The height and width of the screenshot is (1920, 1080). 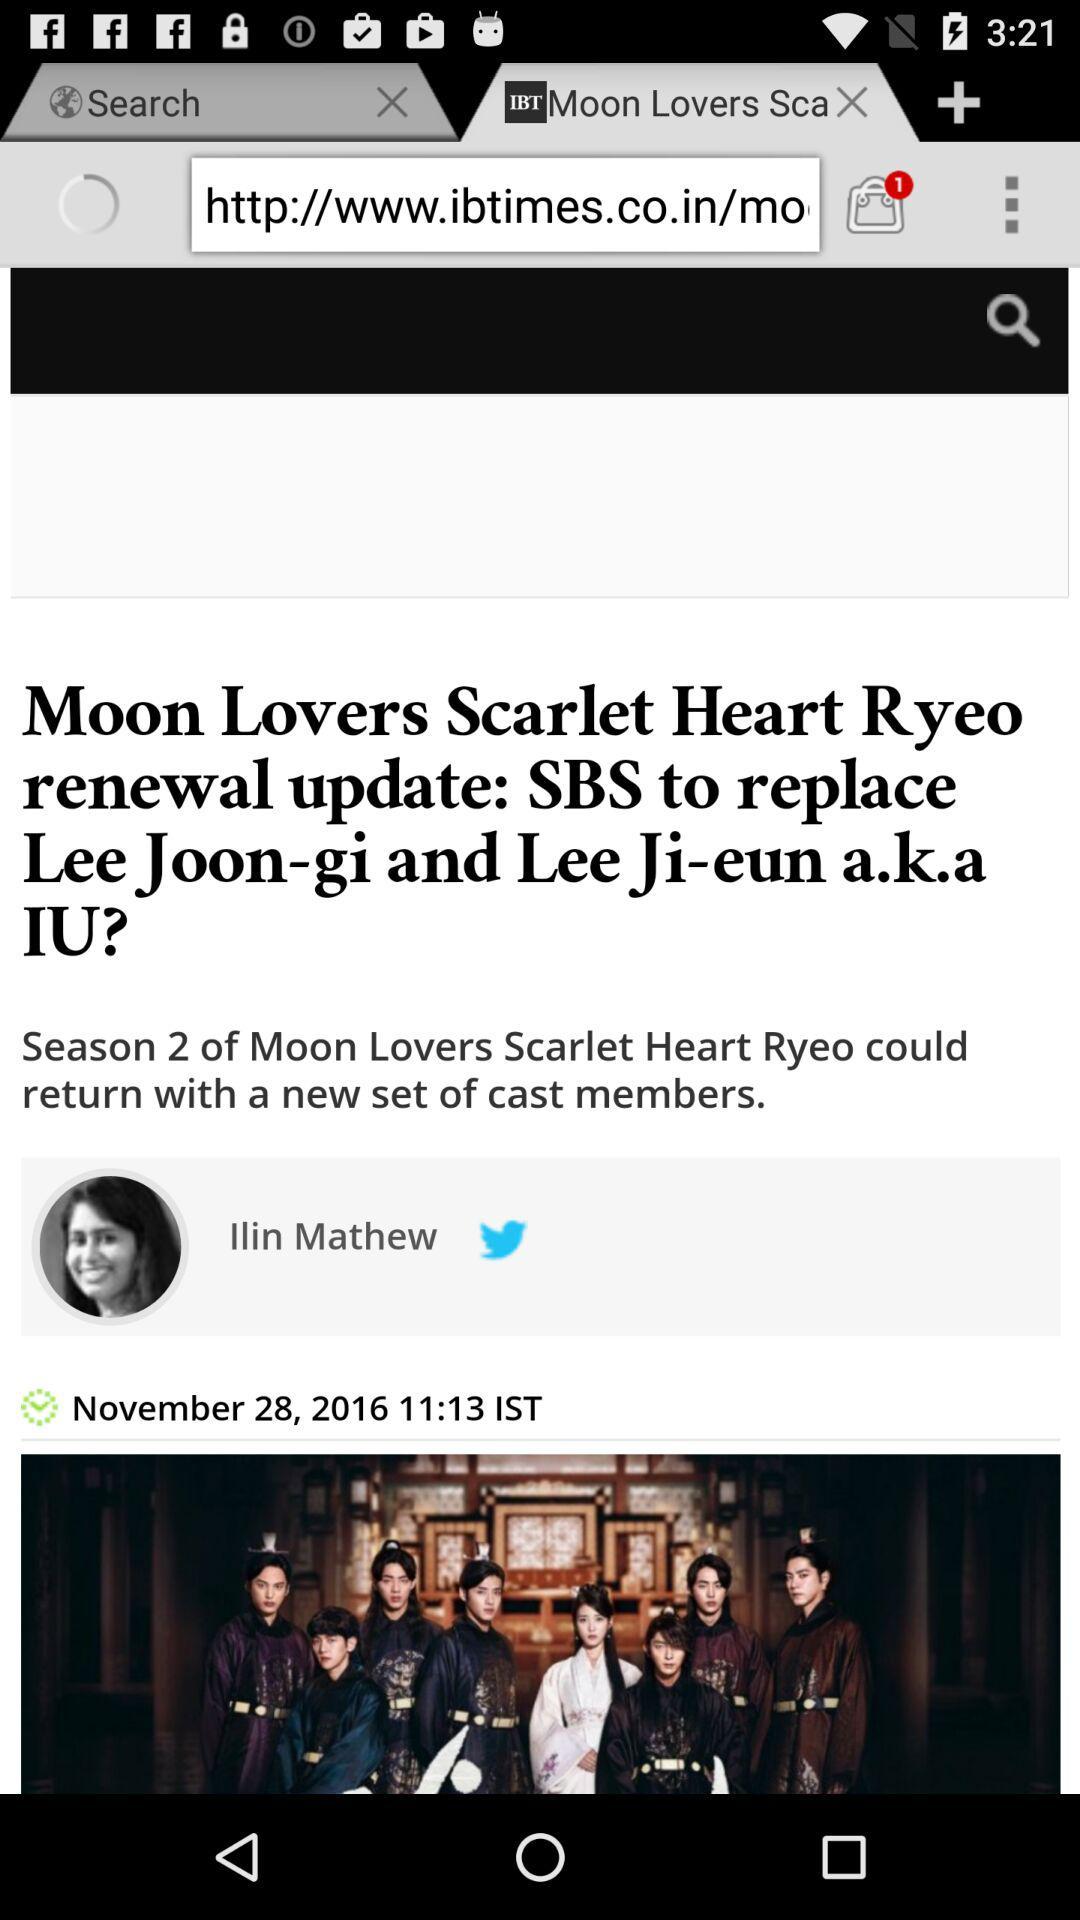 What do you see at coordinates (540, 1030) in the screenshot?
I see `share the article` at bounding box center [540, 1030].